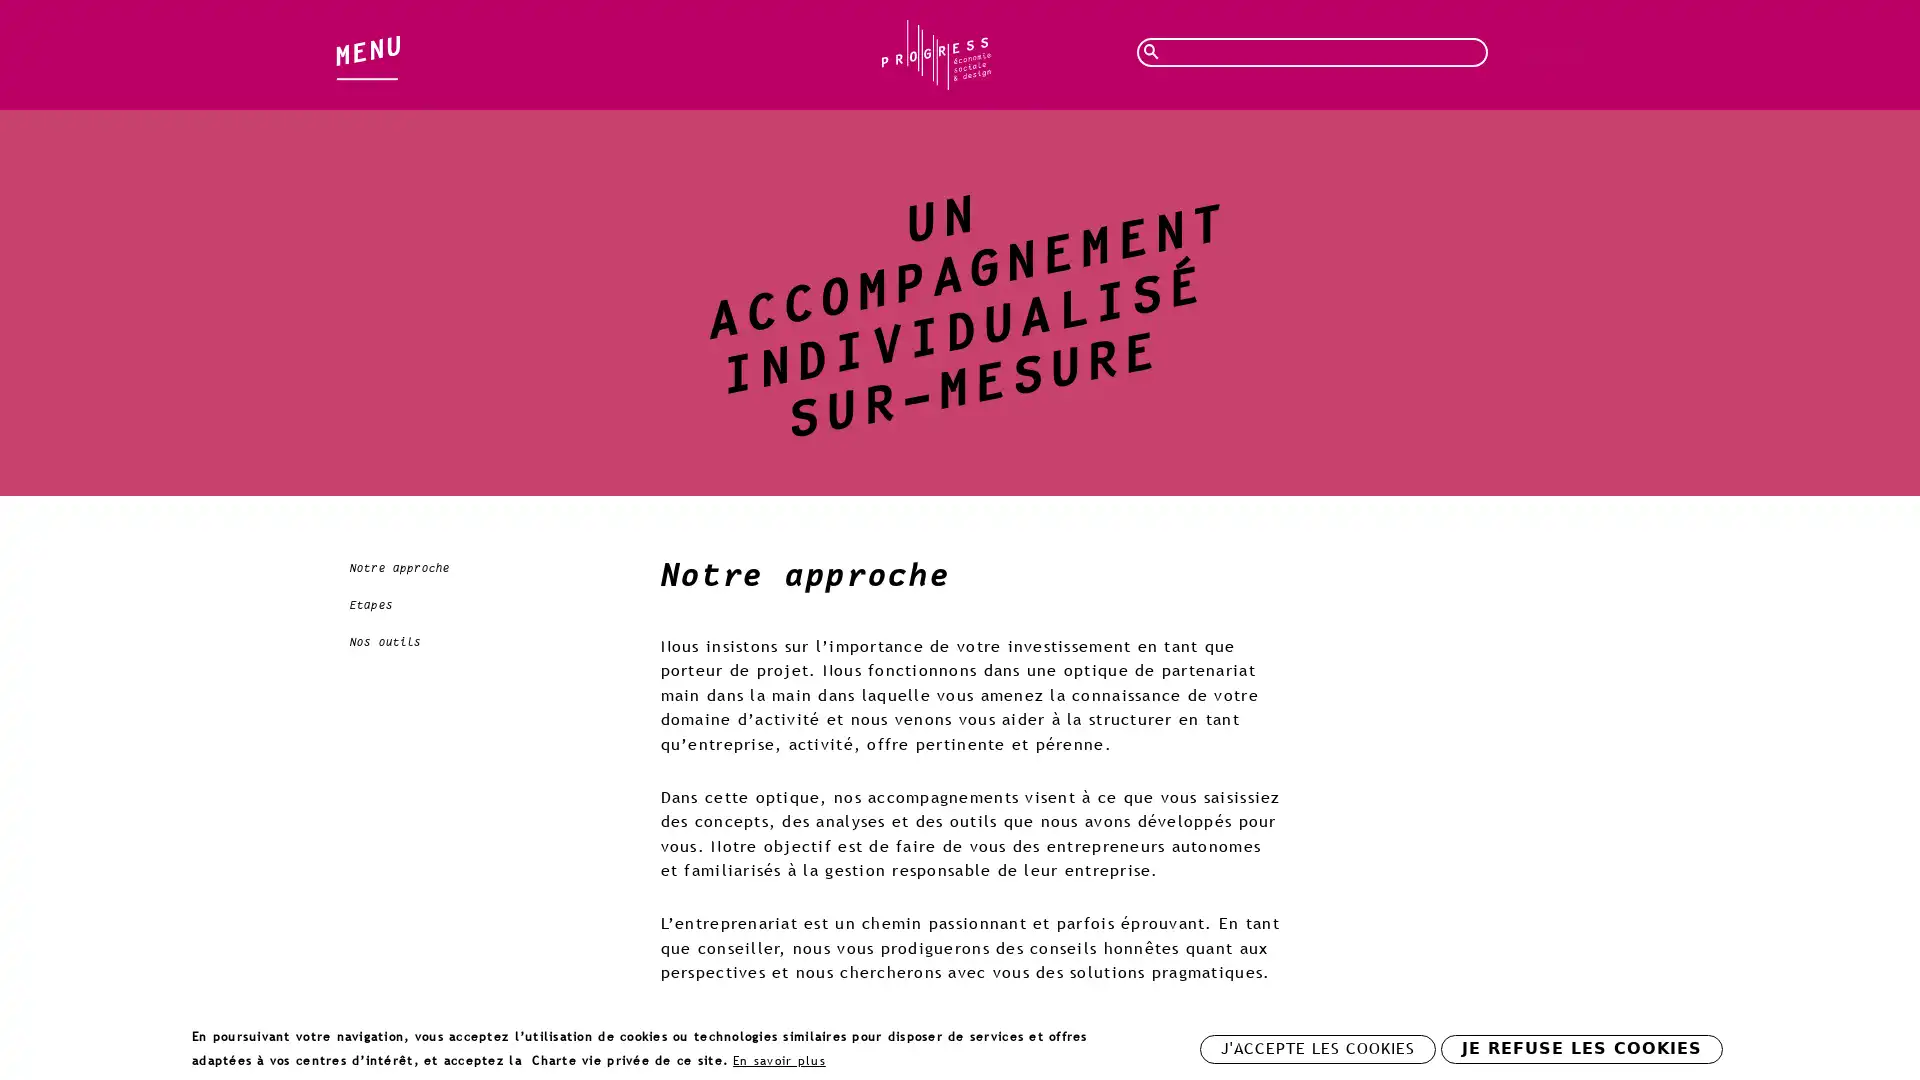  Describe the element at coordinates (1581, 1048) in the screenshot. I see `JE REFUSE LES COOKIES` at that location.